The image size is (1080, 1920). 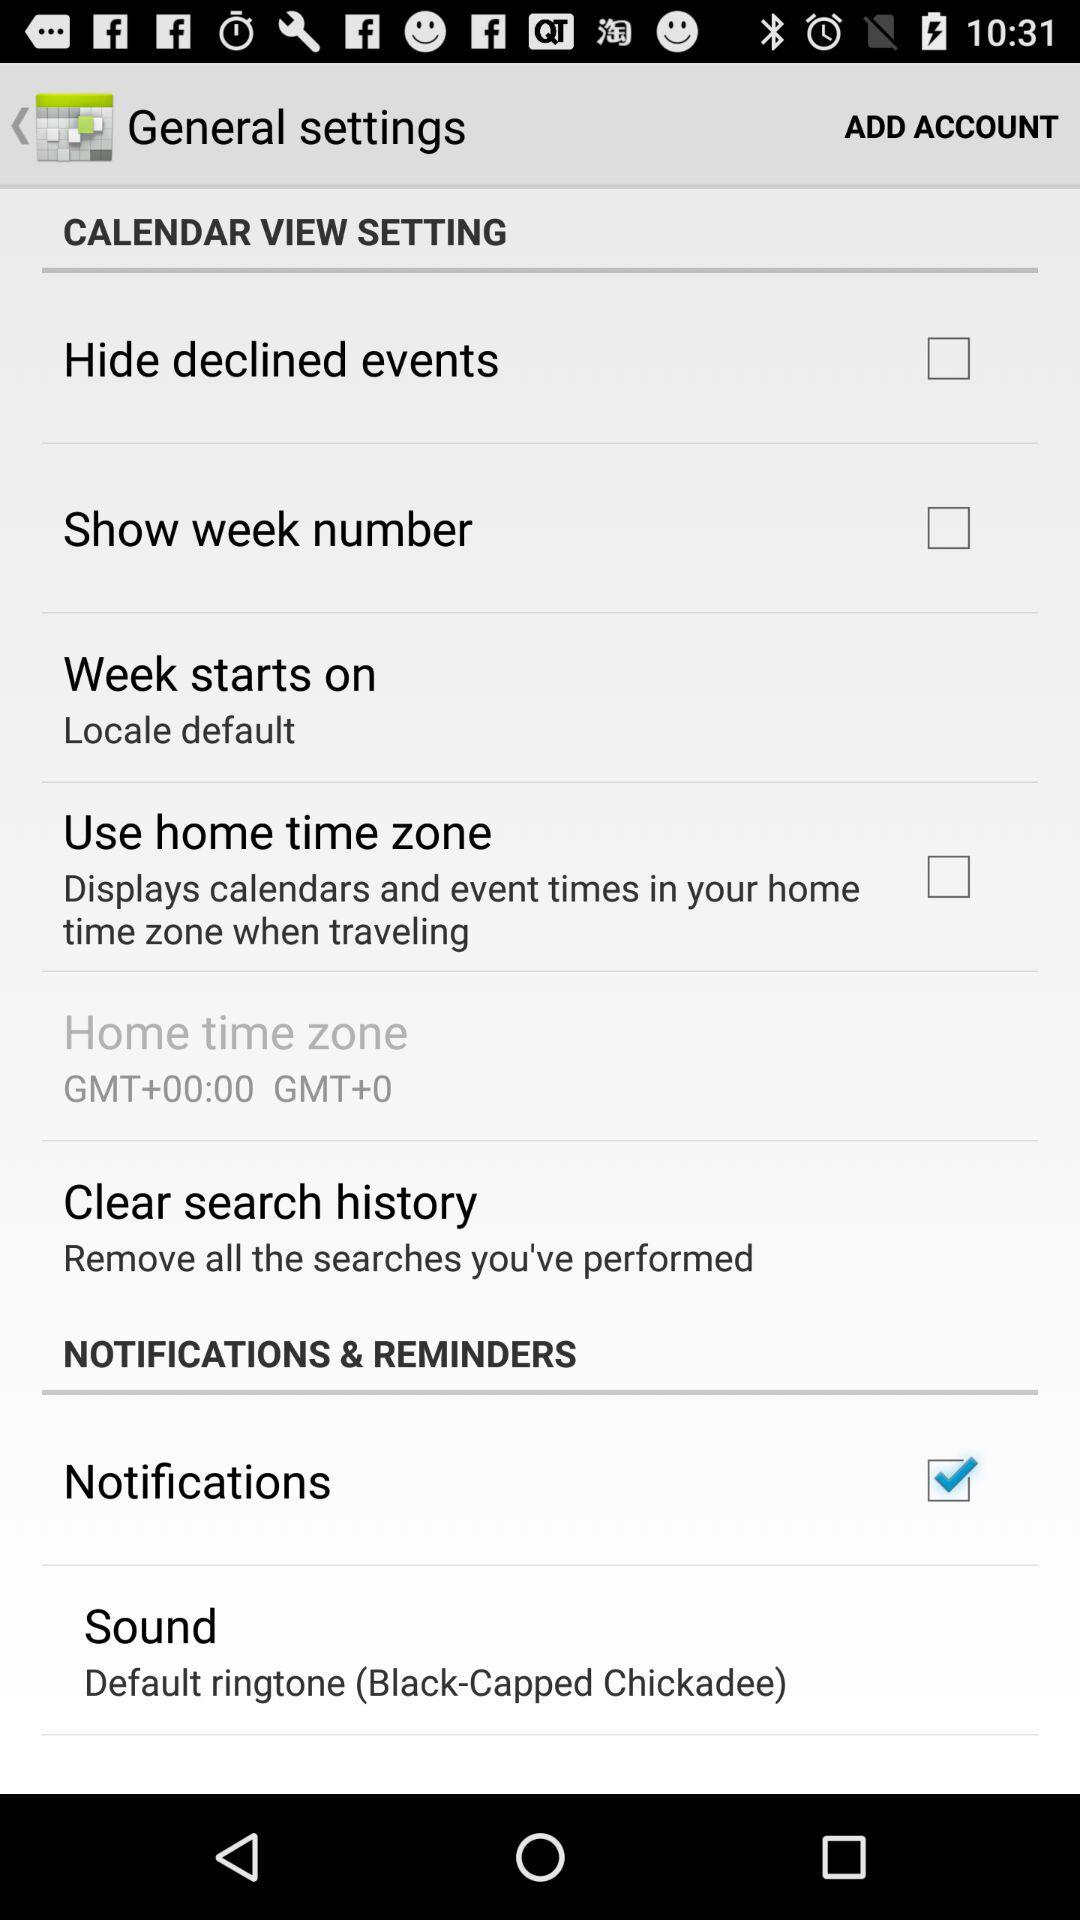 I want to click on item below the home time zone app, so click(x=226, y=1086).